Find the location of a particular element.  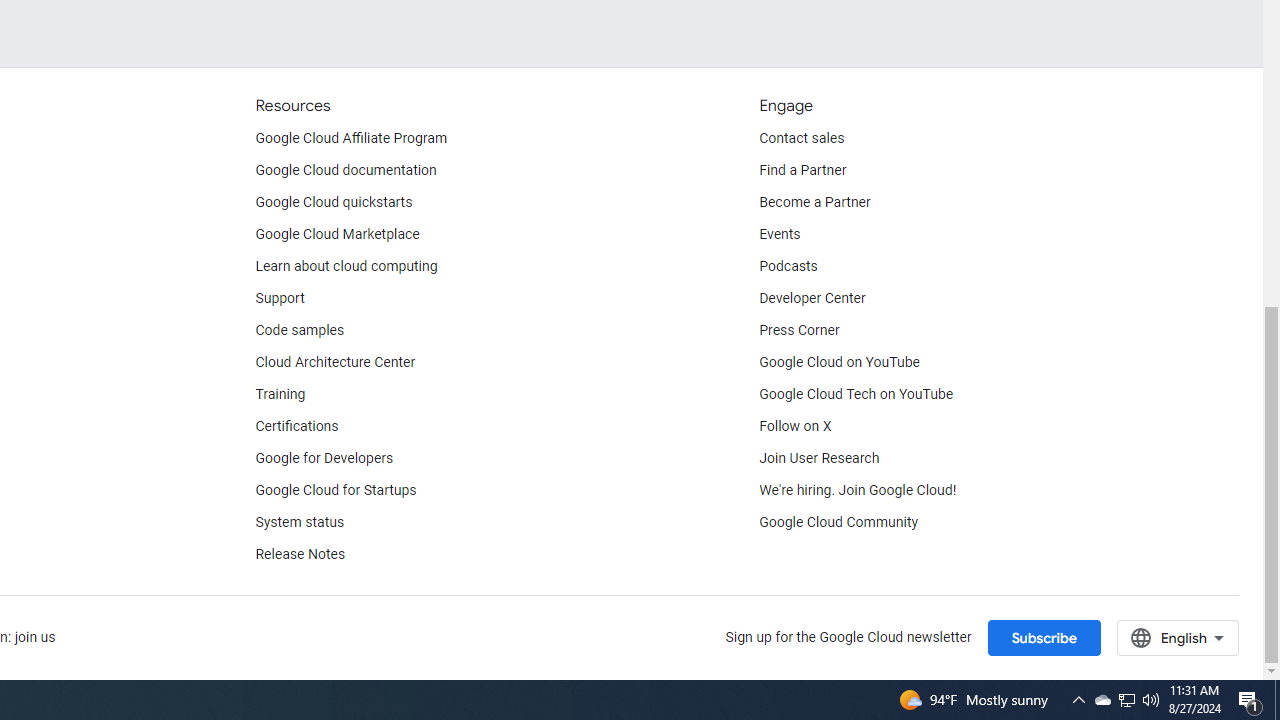

'Code samples' is located at coordinates (299, 330).